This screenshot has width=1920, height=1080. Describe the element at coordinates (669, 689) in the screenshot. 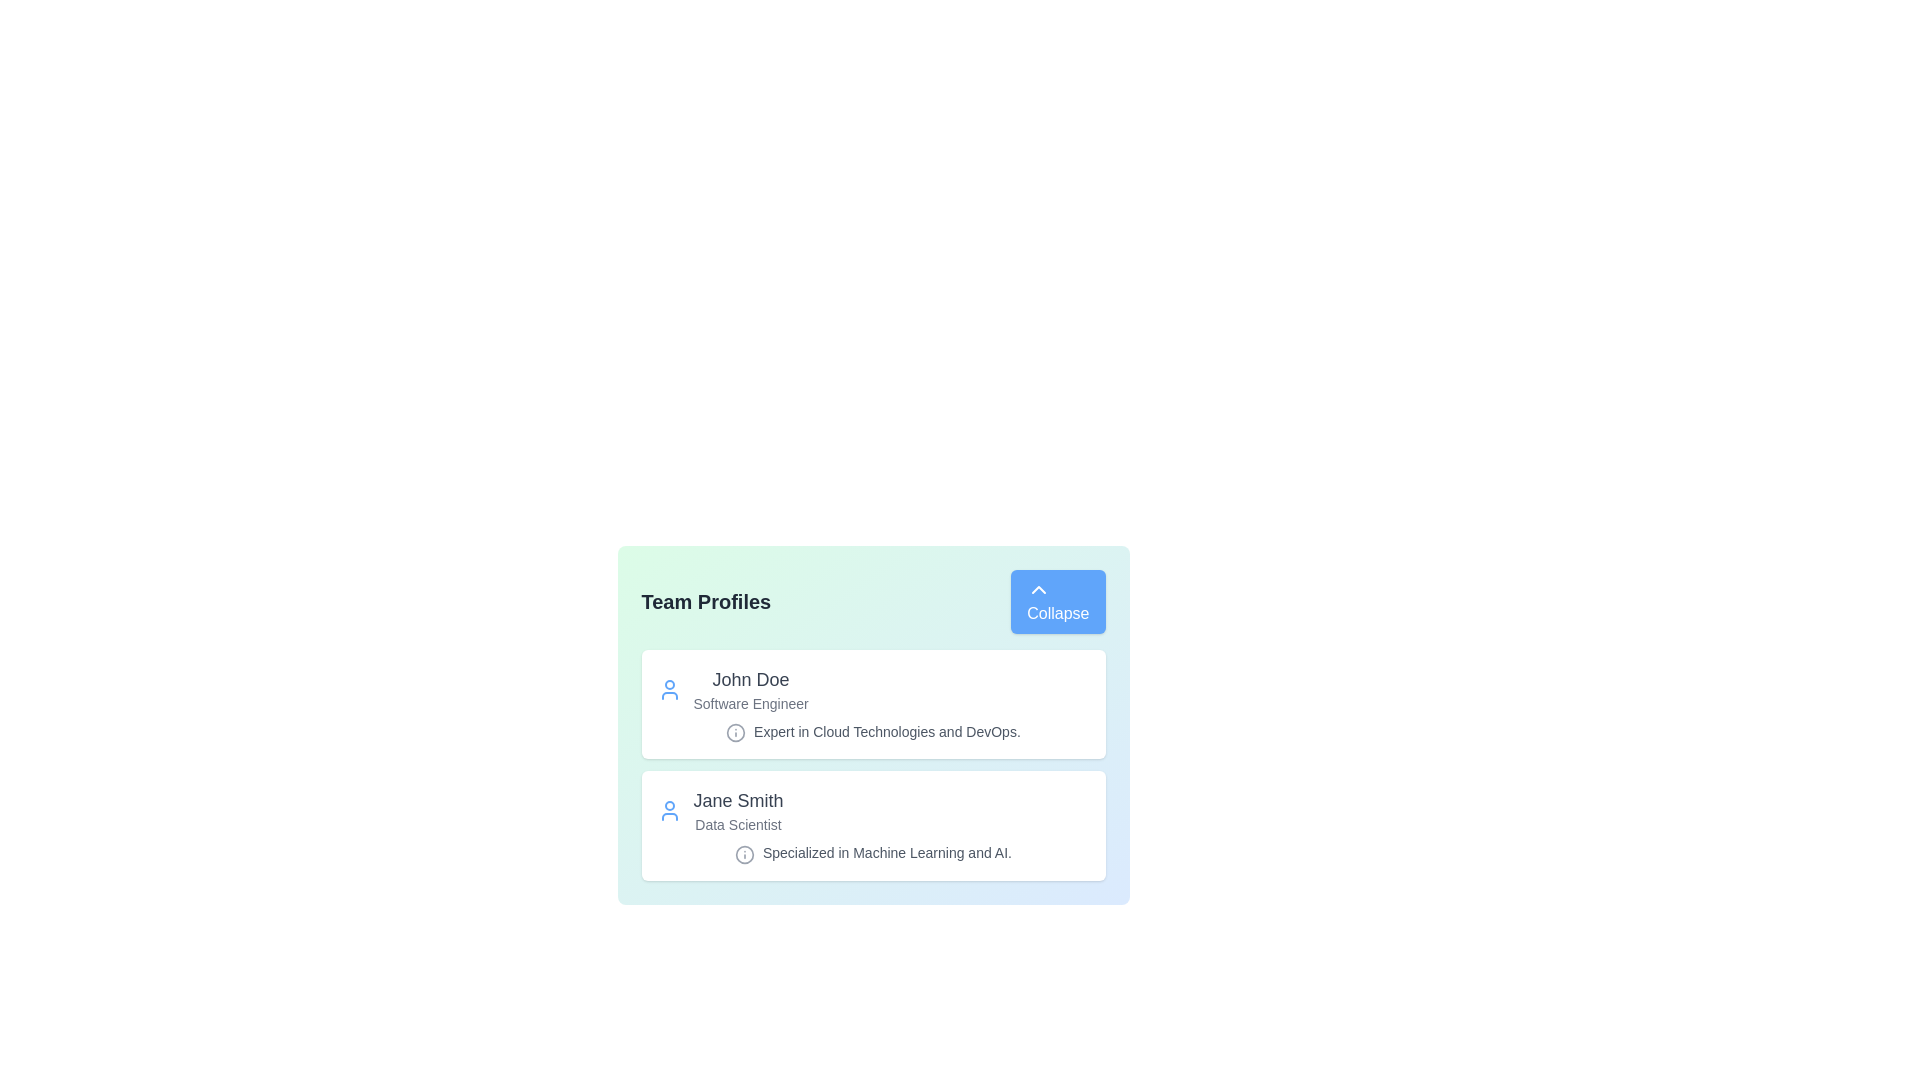

I see `the user icon of the profile identified by John Doe` at that location.